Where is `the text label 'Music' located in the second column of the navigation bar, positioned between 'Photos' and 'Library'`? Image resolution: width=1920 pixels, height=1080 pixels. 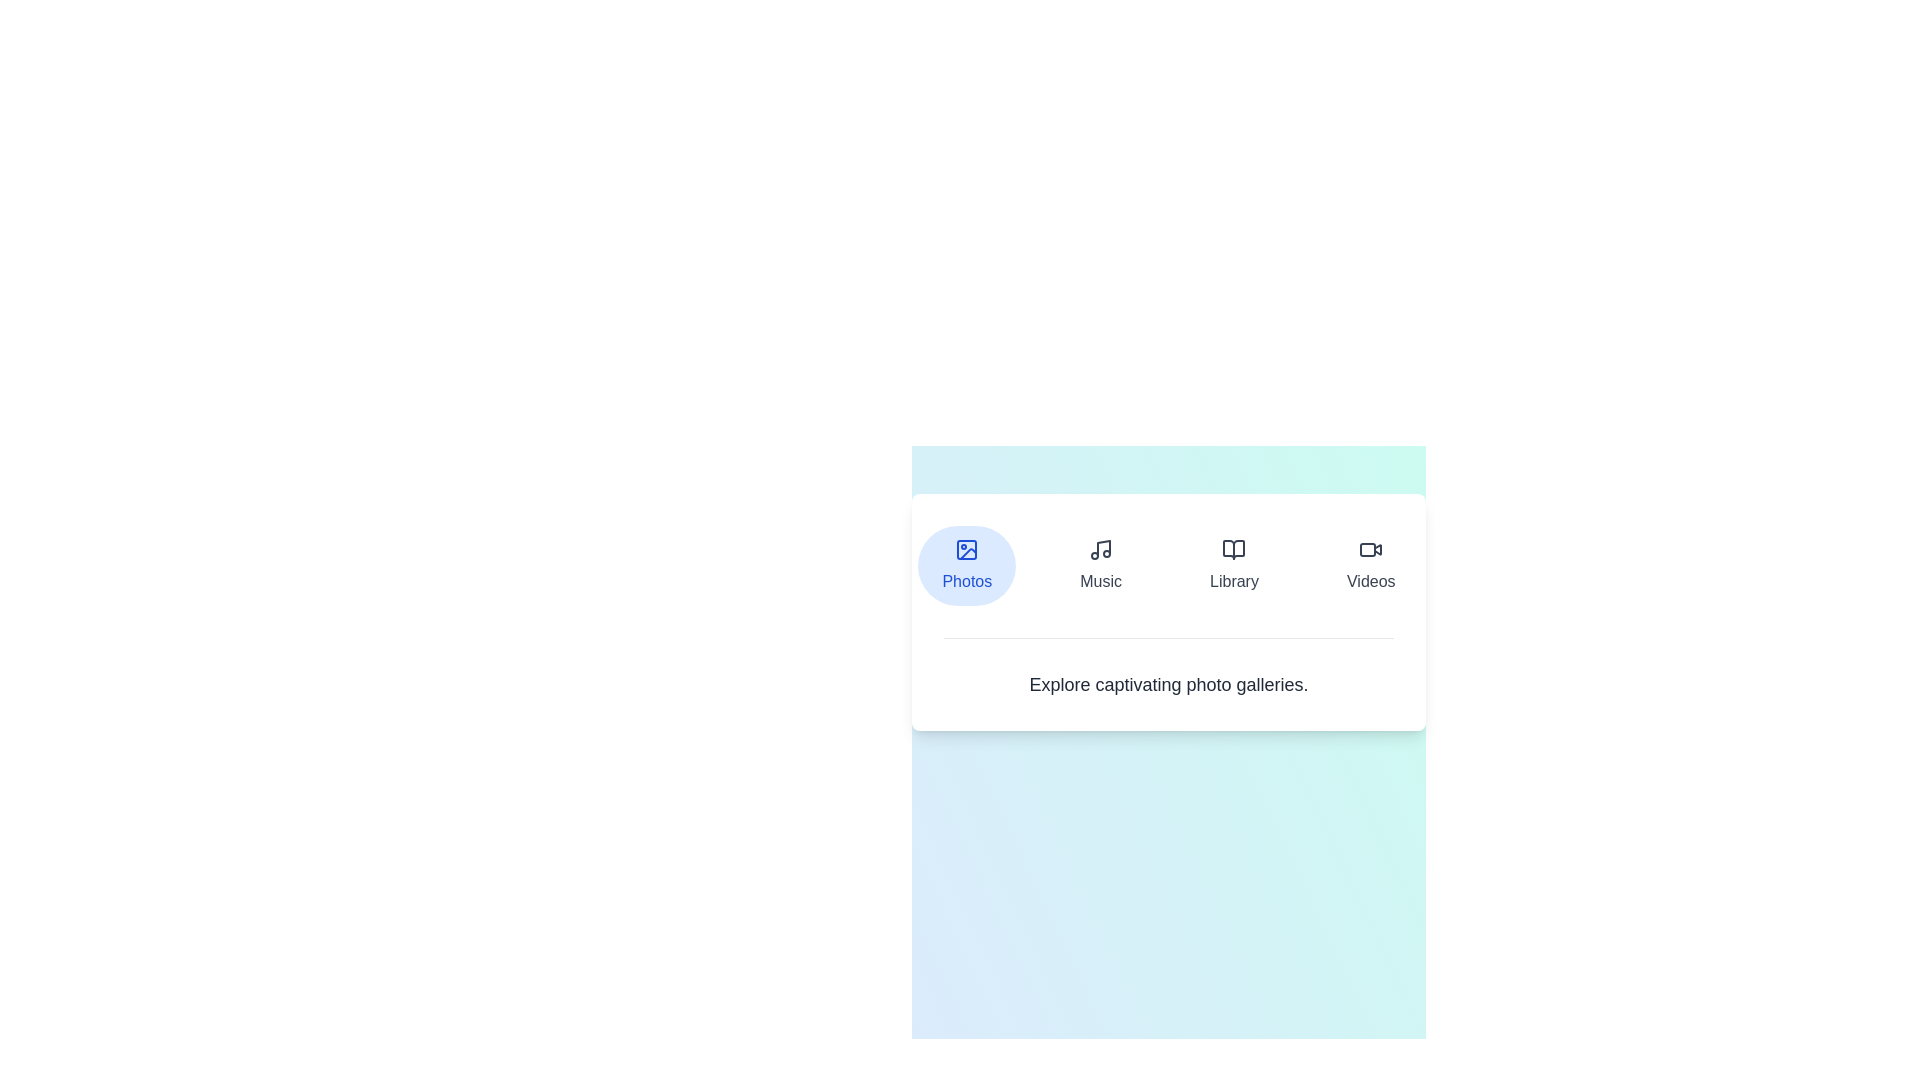 the text label 'Music' located in the second column of the navigation bar, positioned between 'Photos' and 'Library' is located at coordinates (1100, 582).